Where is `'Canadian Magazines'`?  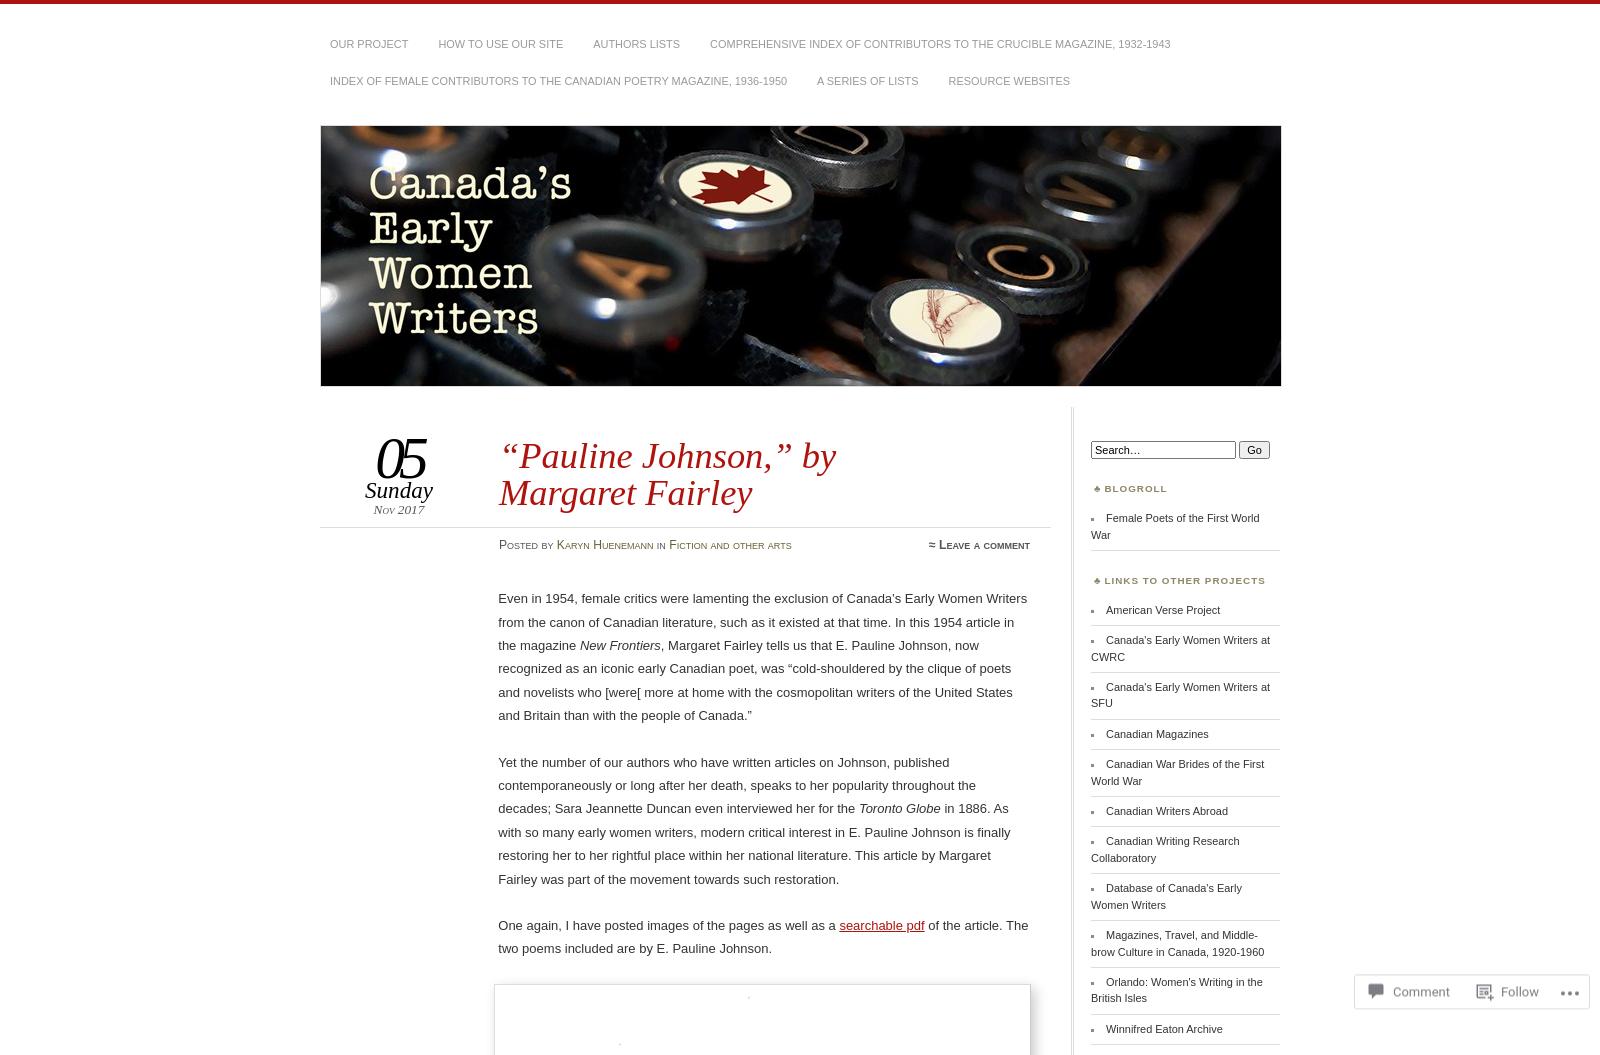
'Canadian Magazines' is located at coordinates (1106, 733).